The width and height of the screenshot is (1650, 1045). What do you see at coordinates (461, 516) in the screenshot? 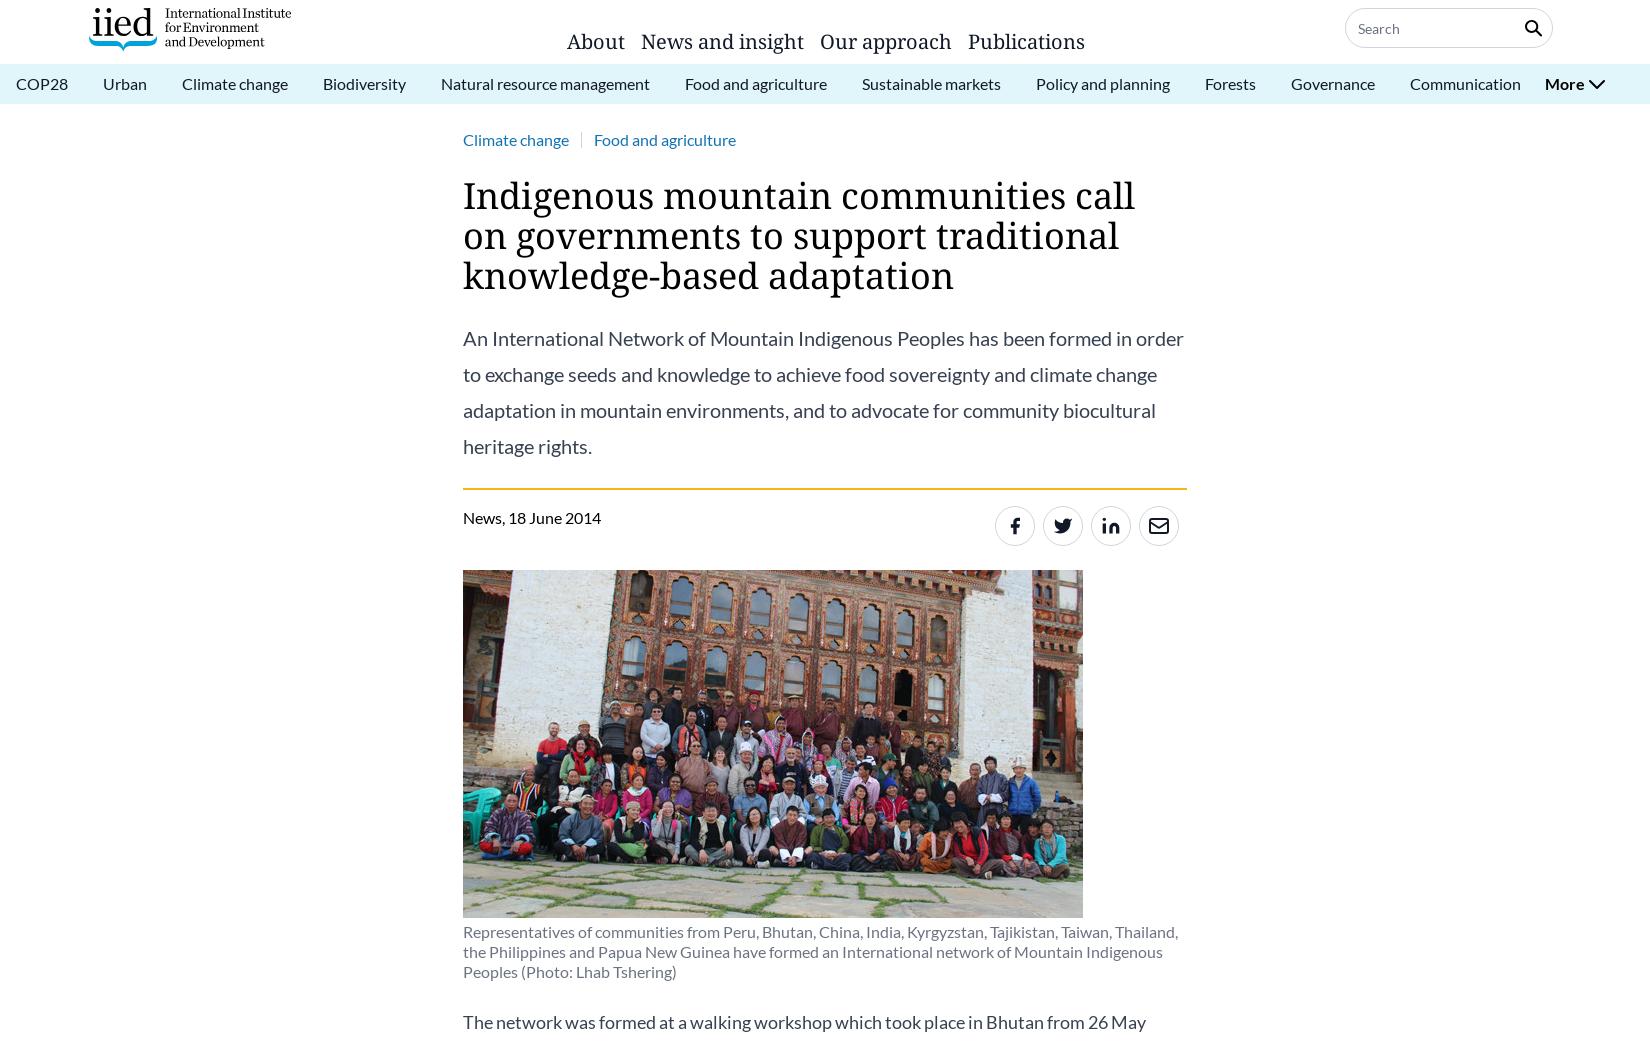
I see `'News, 18 June 2014'` at bounding box center [461, 516].